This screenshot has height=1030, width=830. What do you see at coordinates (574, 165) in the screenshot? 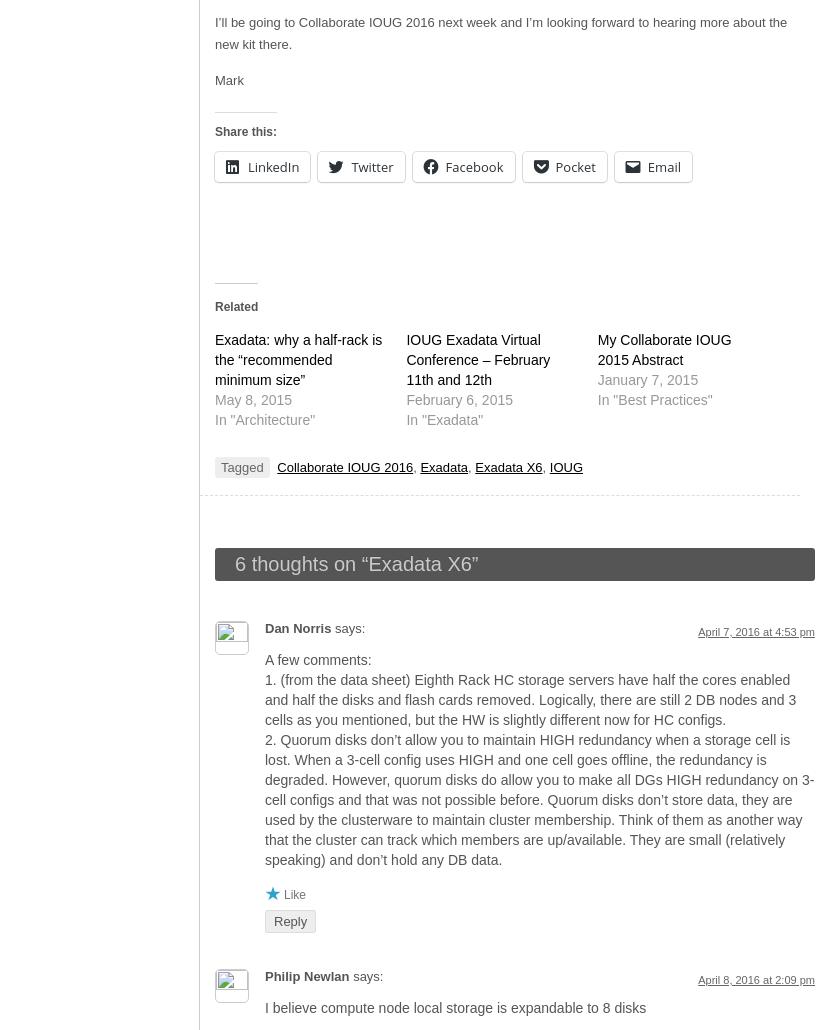
I see `'Pocket'` at bounding box center [574, 165].